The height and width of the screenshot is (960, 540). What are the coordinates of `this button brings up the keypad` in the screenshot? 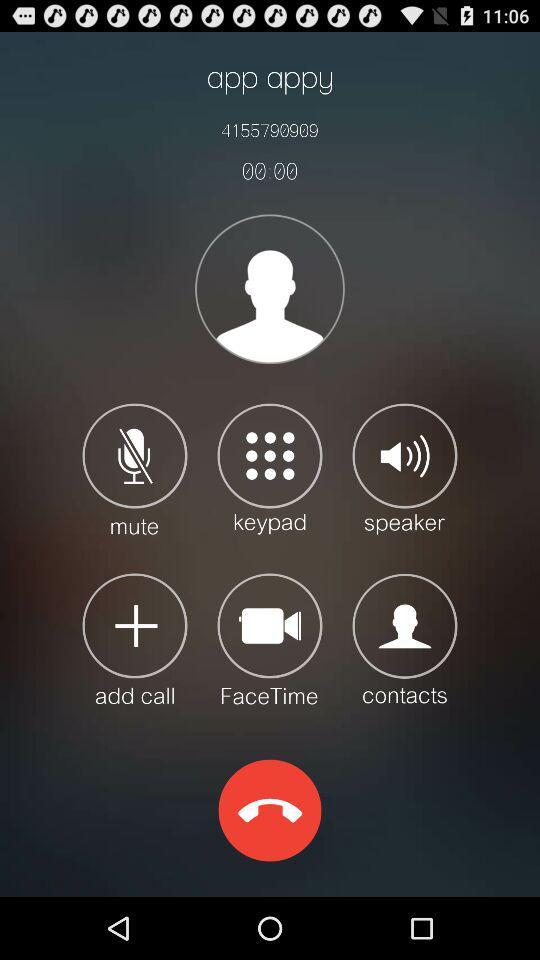 It's located at (270, 468).